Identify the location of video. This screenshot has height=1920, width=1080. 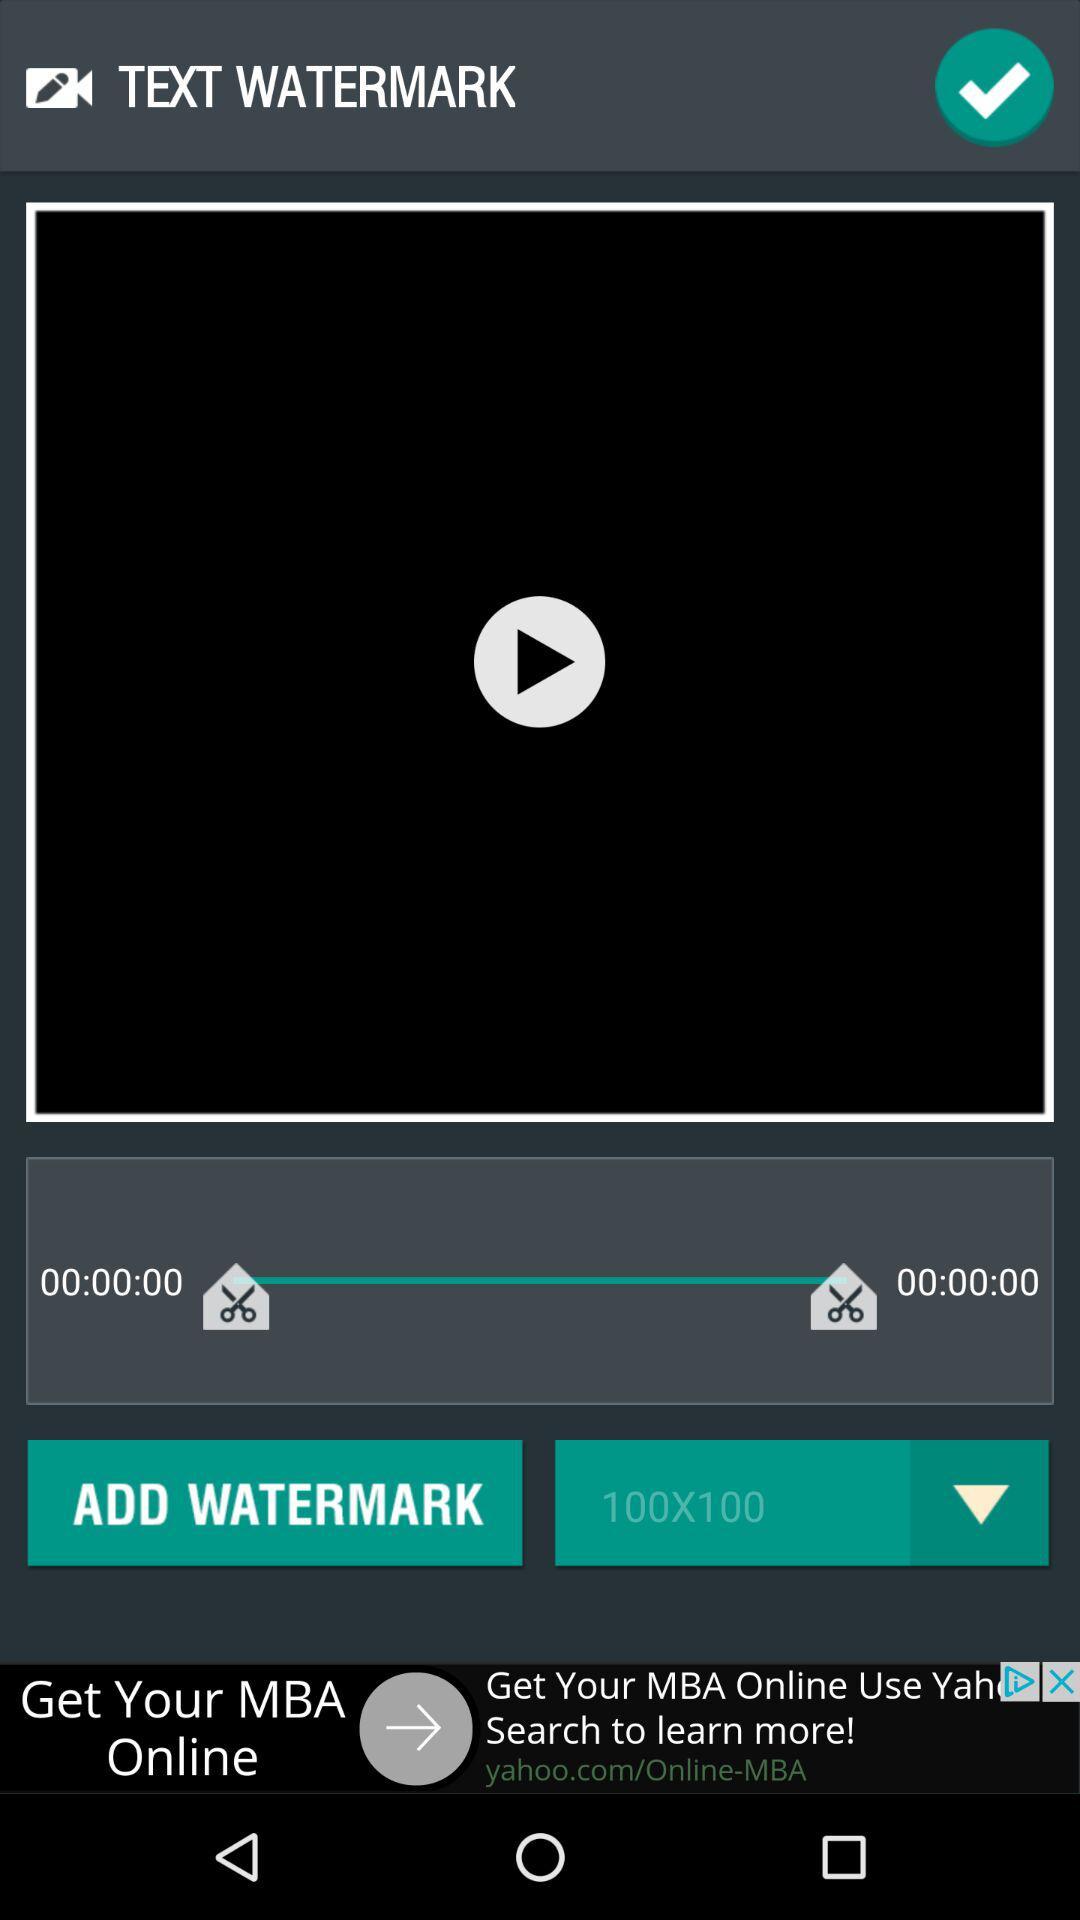
(538, 661).